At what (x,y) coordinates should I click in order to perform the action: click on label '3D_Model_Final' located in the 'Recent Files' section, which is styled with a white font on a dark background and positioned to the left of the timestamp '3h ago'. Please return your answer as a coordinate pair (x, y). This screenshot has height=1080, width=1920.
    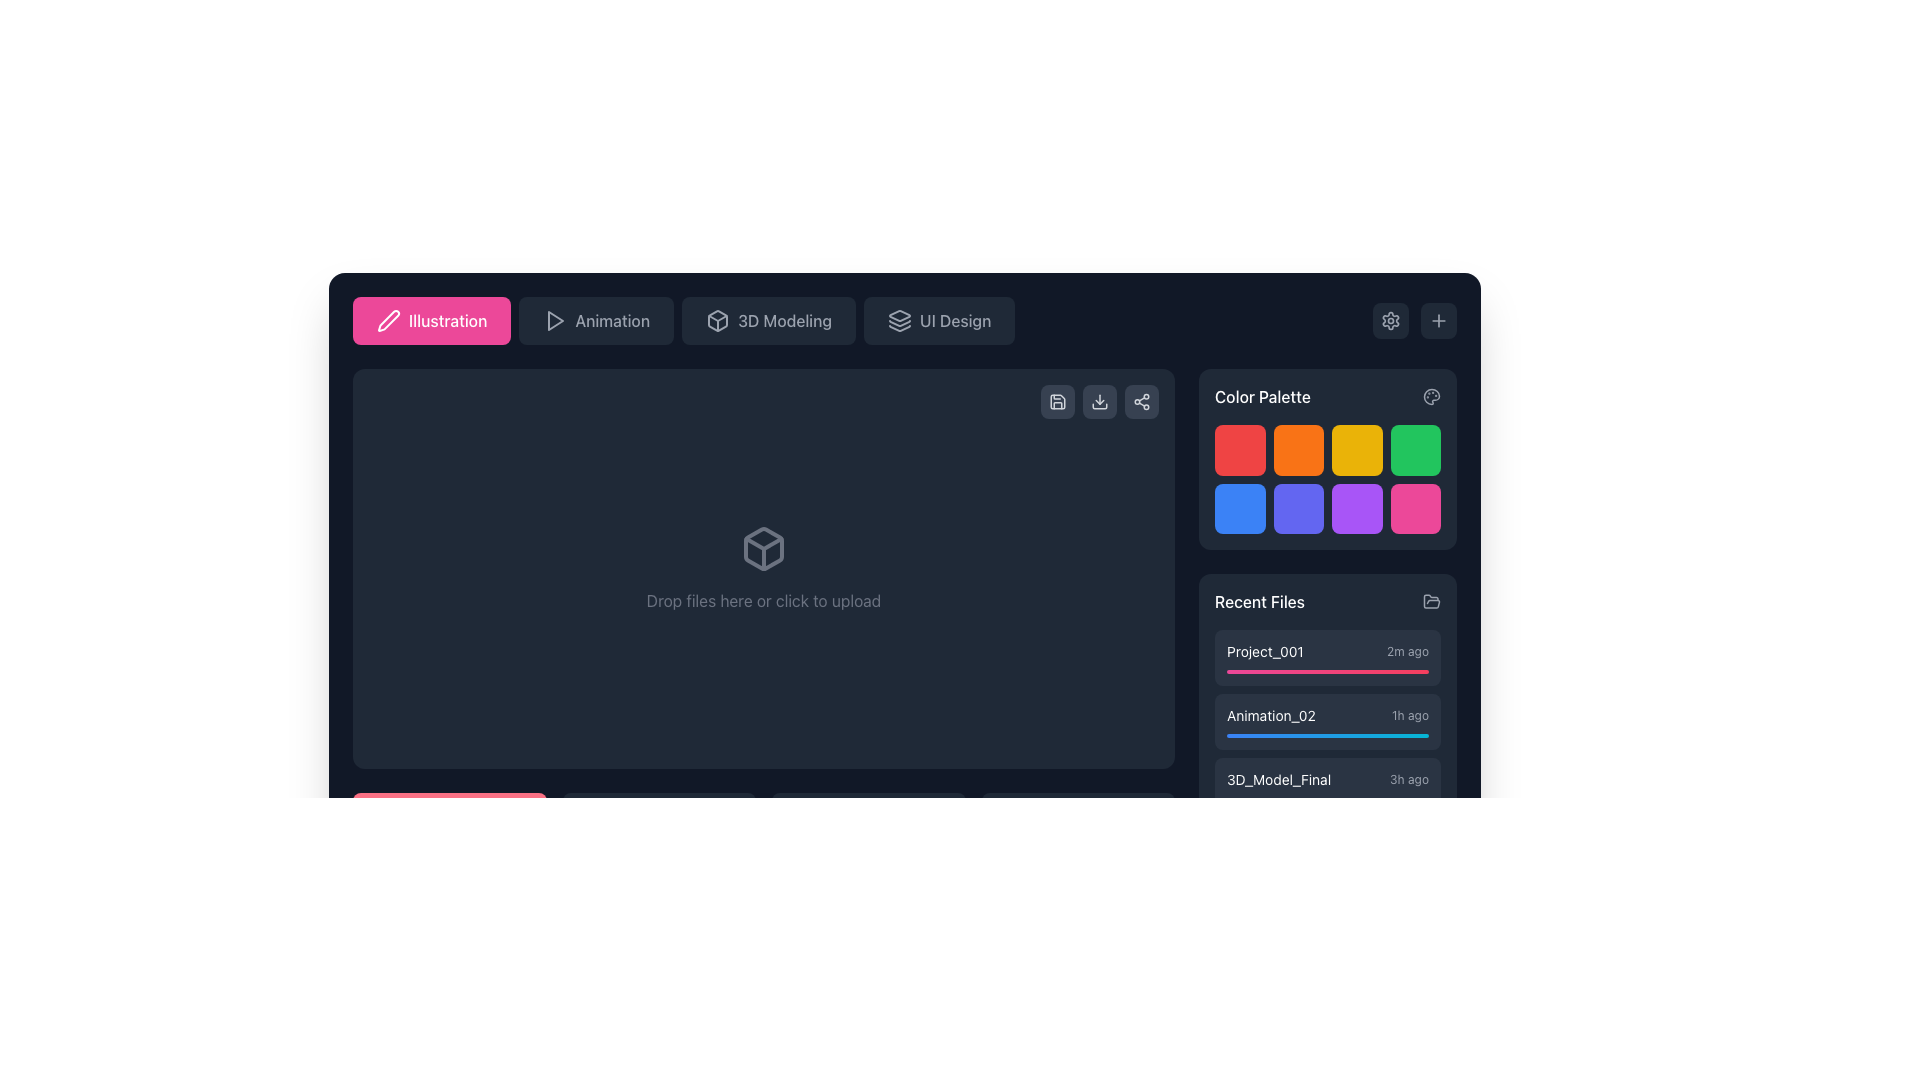
    Looking at the image, I should click on (1278, 778).